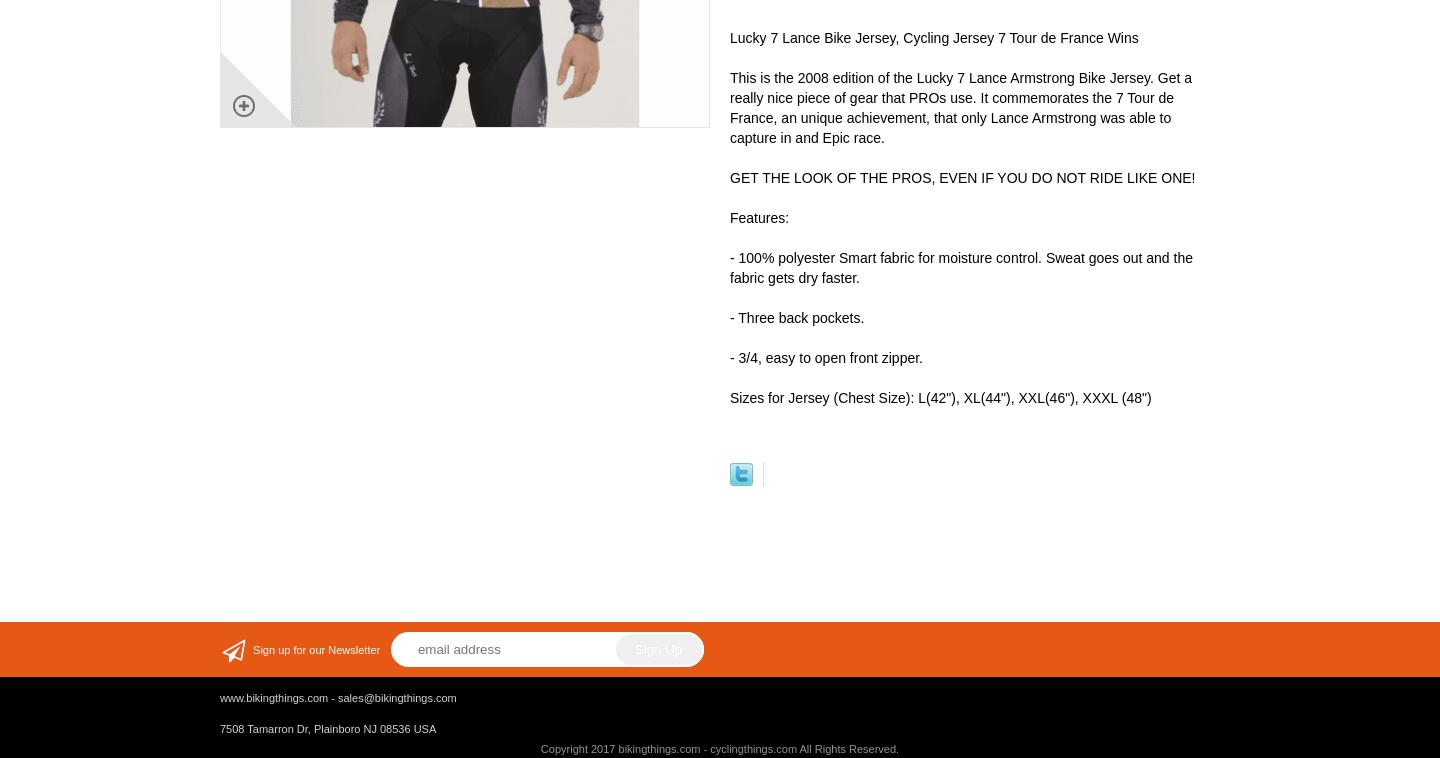 This screenshot has width=1440, height=758. I want to click on 'Features:', so click(758, 218).